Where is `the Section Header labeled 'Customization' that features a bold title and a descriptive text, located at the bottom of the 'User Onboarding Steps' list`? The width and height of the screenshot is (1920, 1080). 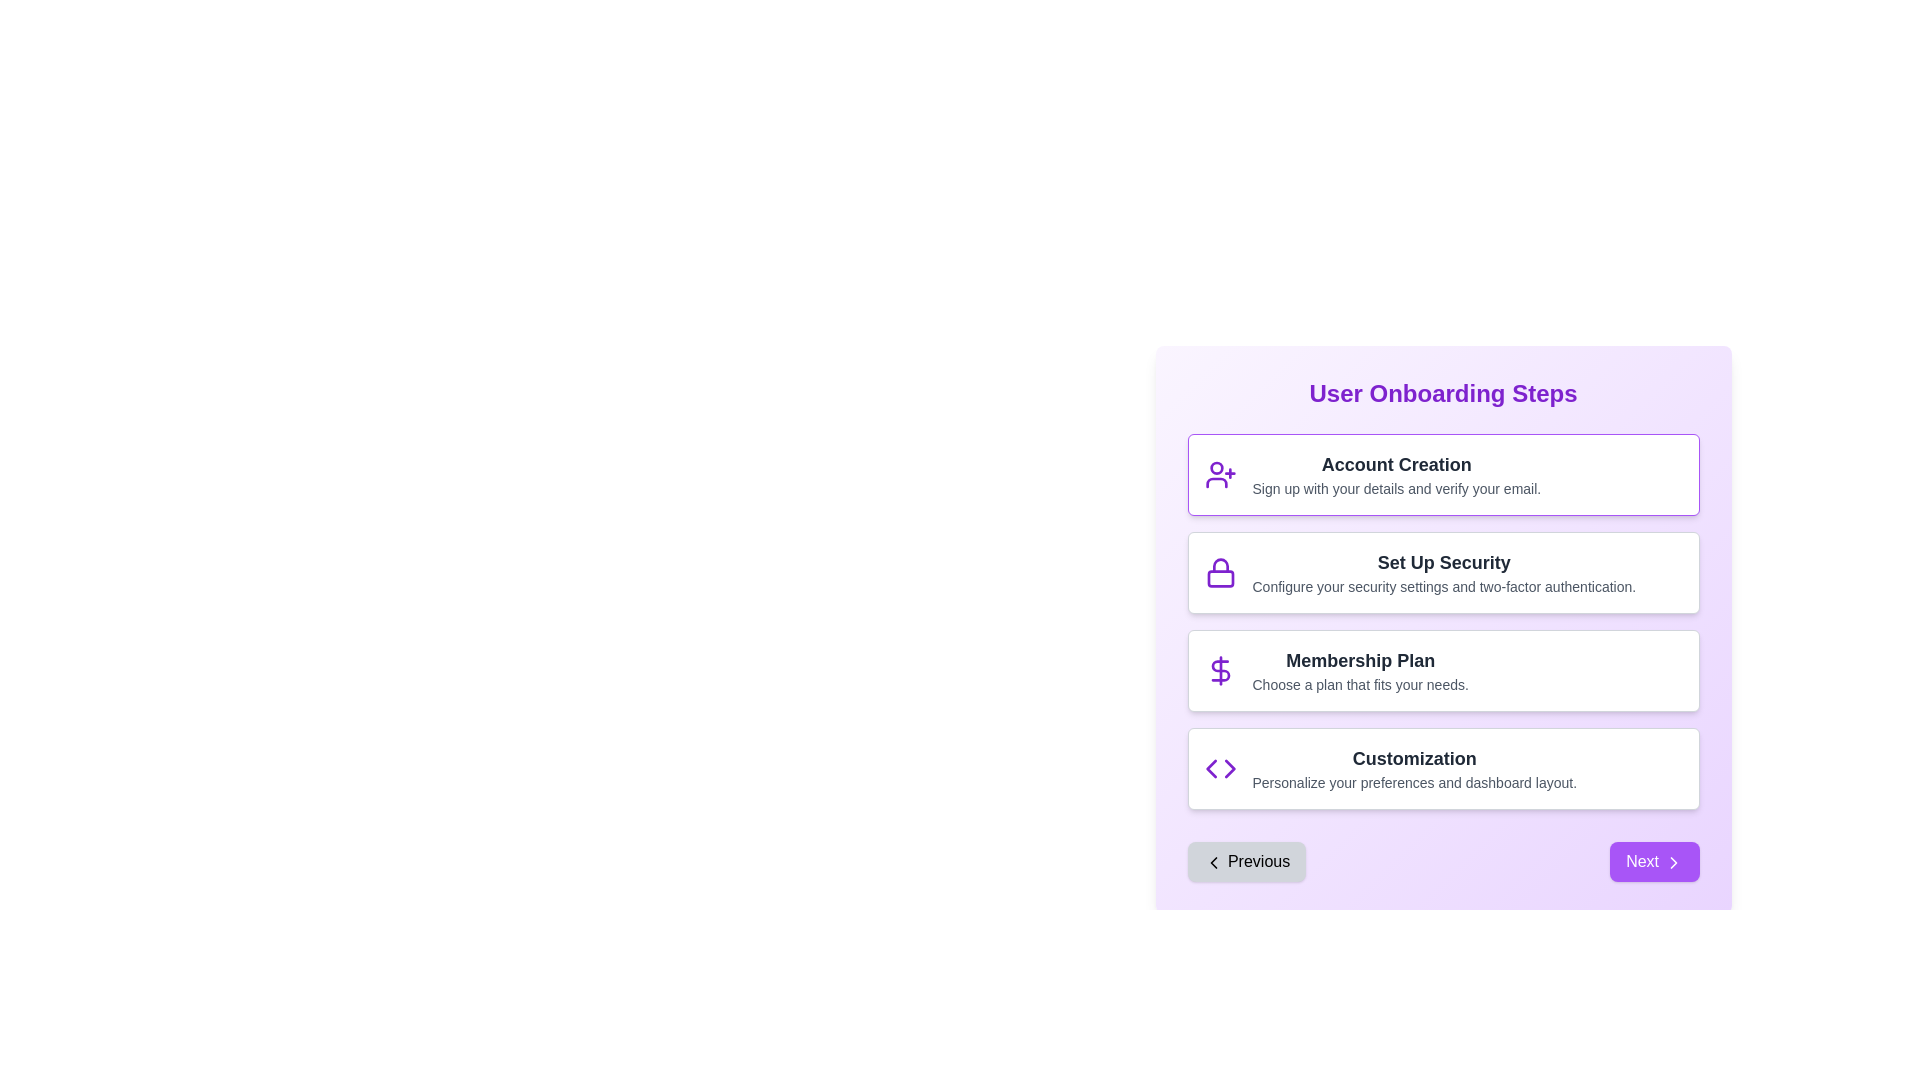
the Section Header labeled 'Customization' that features a bold title and a descriptive text, located at the bottom of the 'User Onboarding Steps' list is located at coordinates (1413, 767).